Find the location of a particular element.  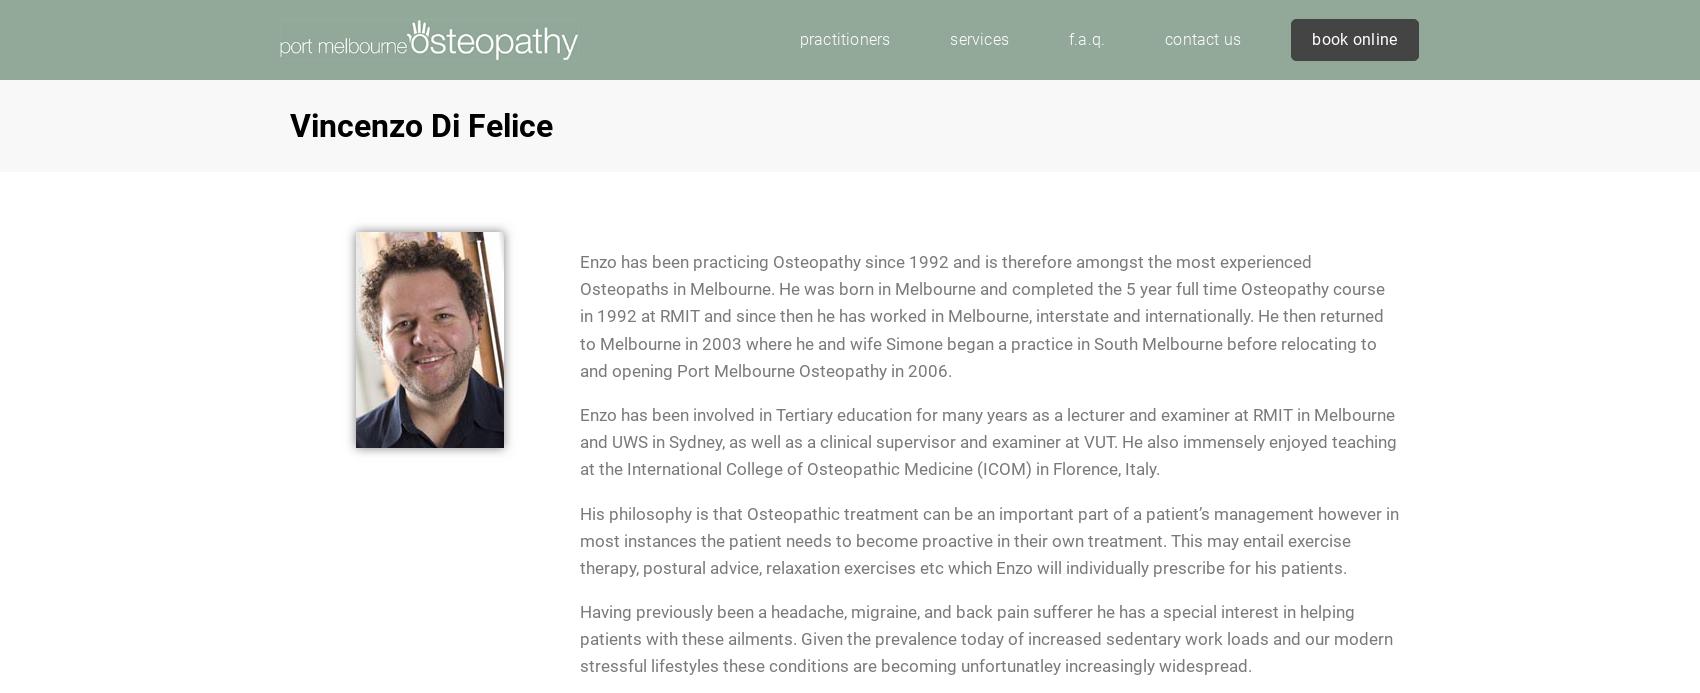

'services' is located at coordinates (978, 38).